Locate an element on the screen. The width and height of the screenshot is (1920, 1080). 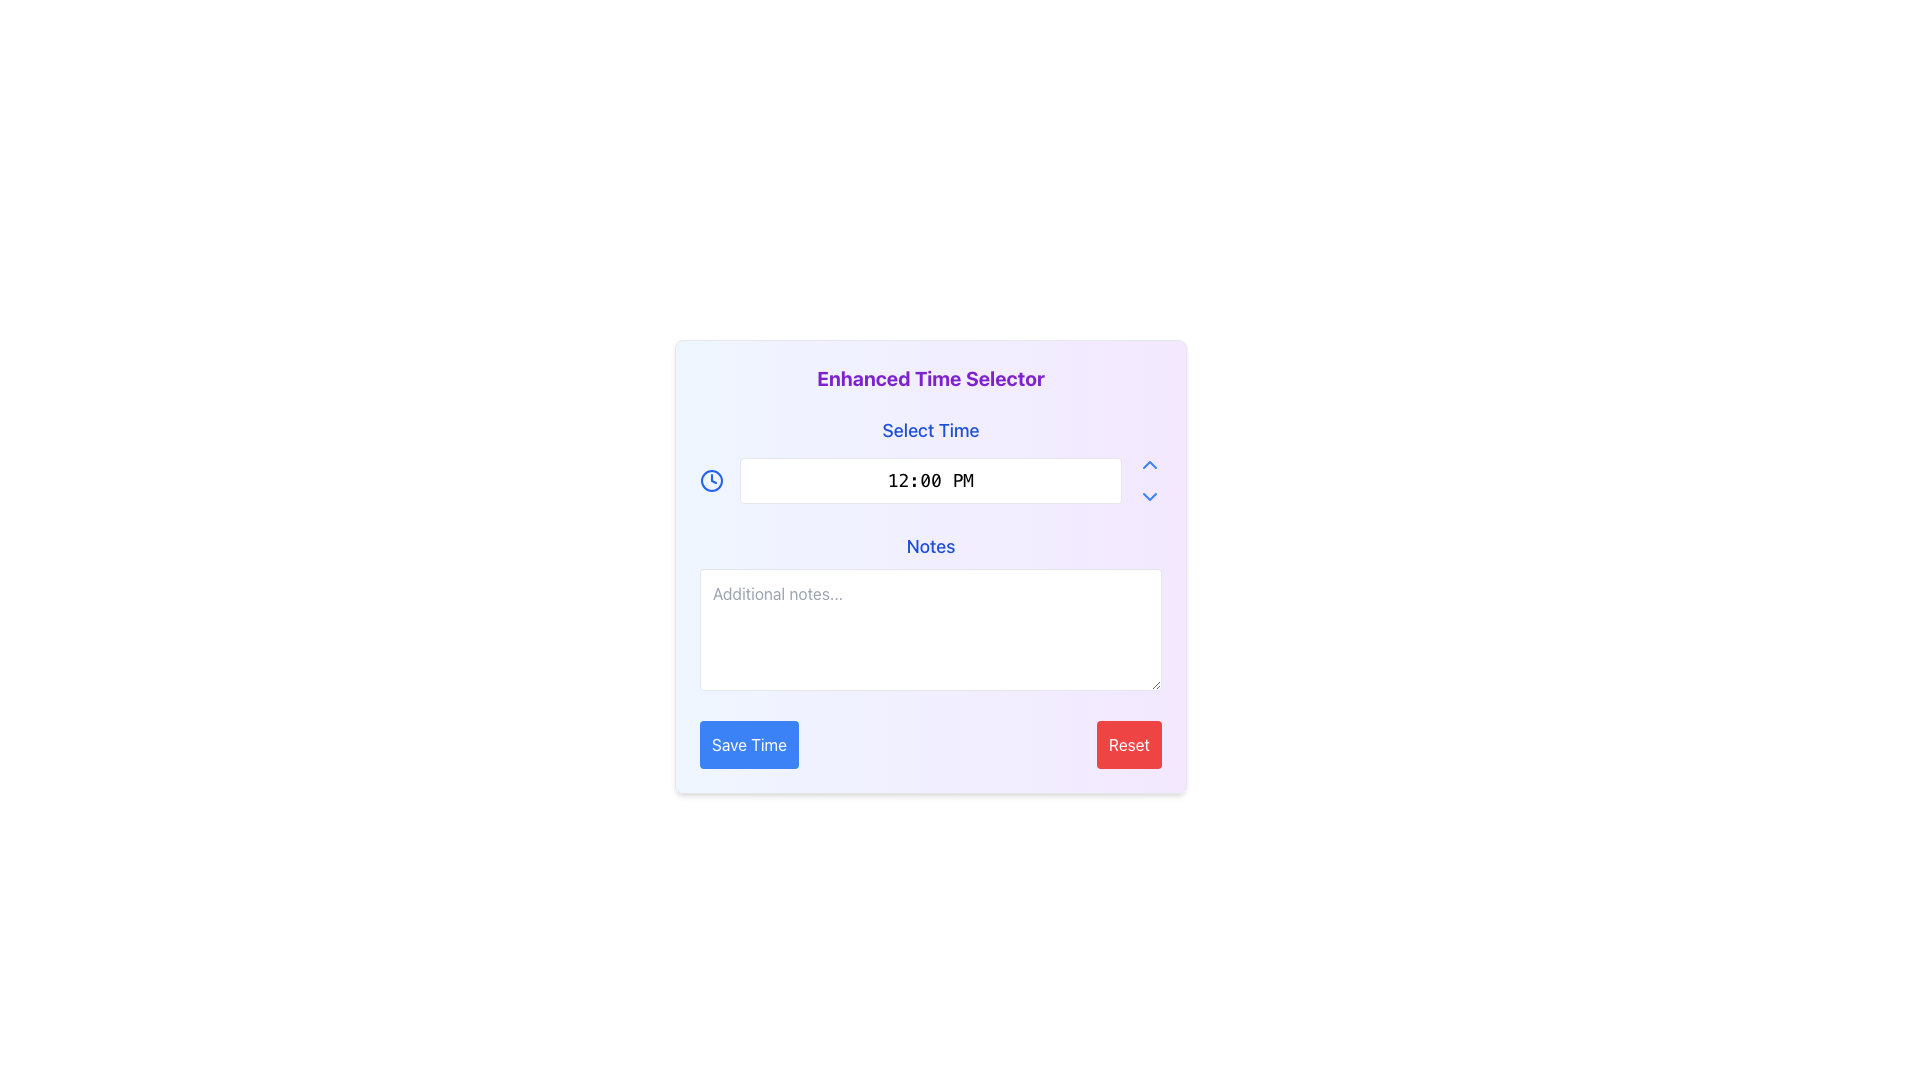
the time input field displaying '12:00 PM' to focus on it is located at coordinates (930, 481).